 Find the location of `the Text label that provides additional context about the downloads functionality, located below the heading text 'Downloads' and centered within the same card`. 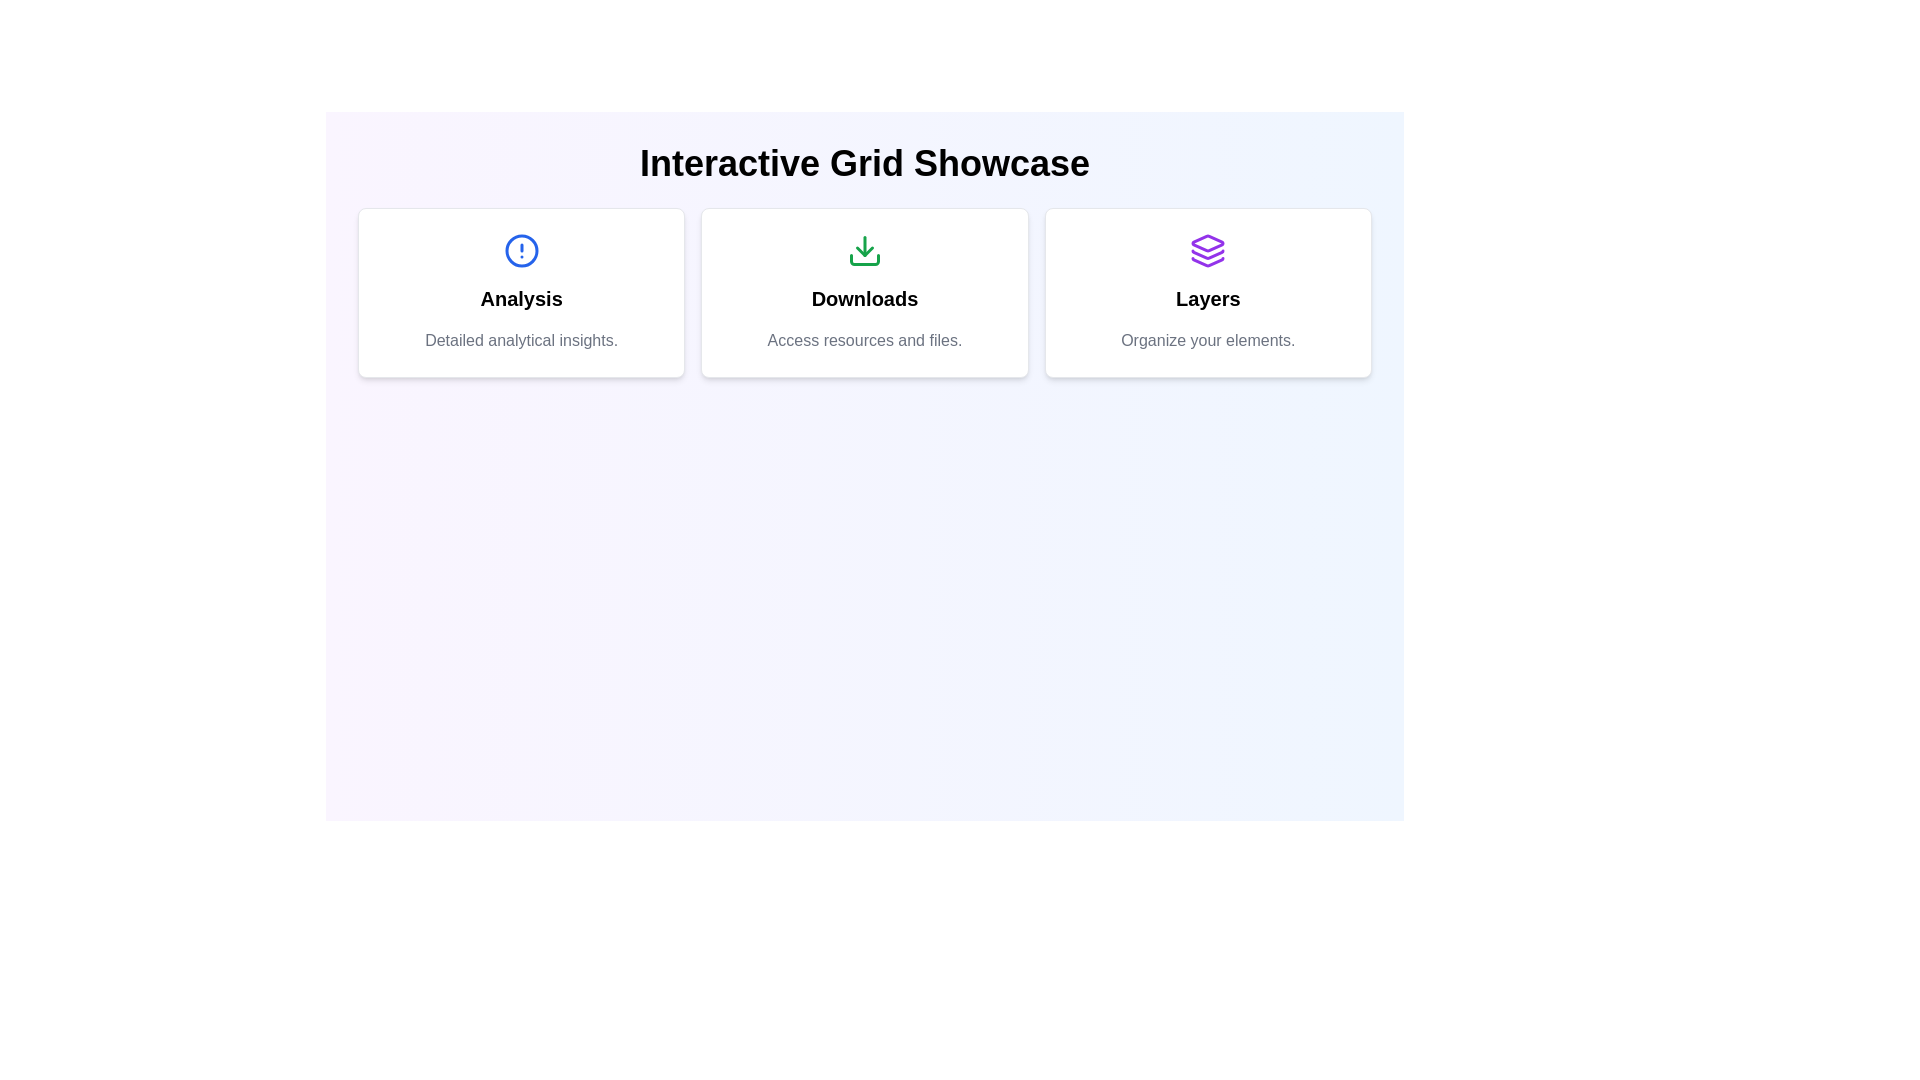

the Text label that provides additional context about the downloads functionality, located below the heading text 'Downloads' and centered within the same card is located at coordinates (864, 339).